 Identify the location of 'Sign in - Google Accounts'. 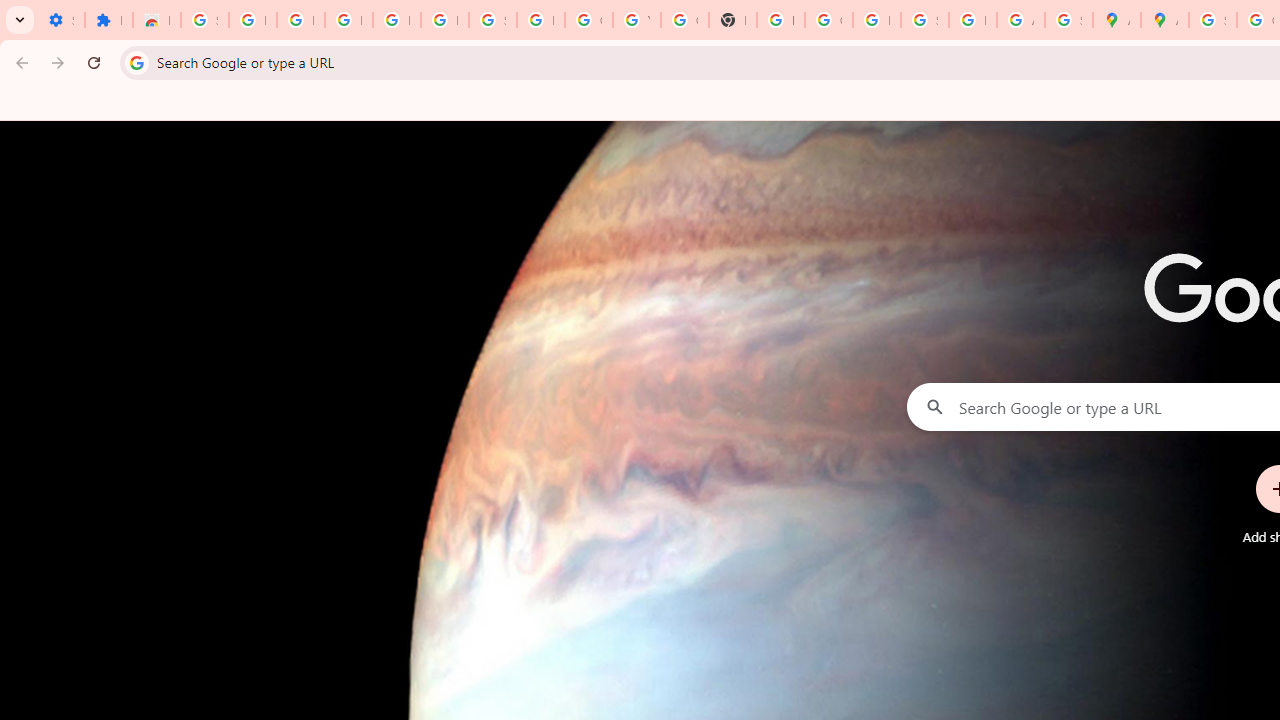
(204, 20).